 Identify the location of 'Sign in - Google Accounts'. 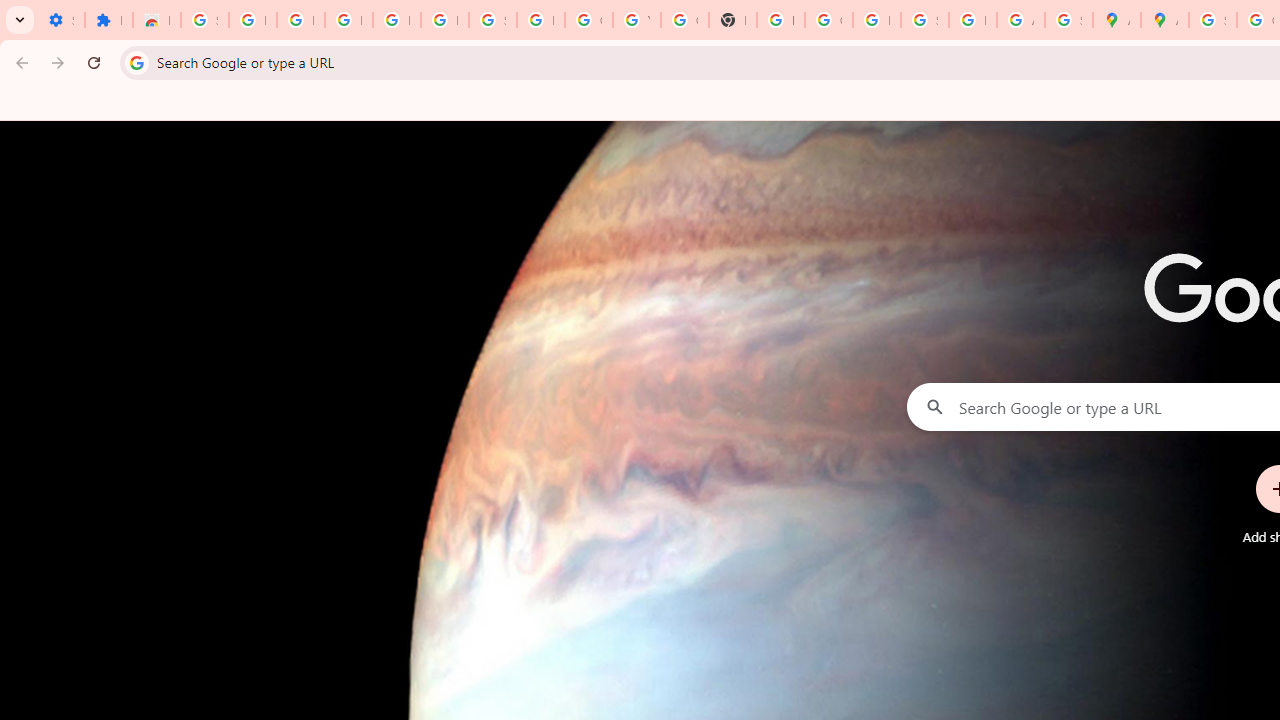
(204, 20).